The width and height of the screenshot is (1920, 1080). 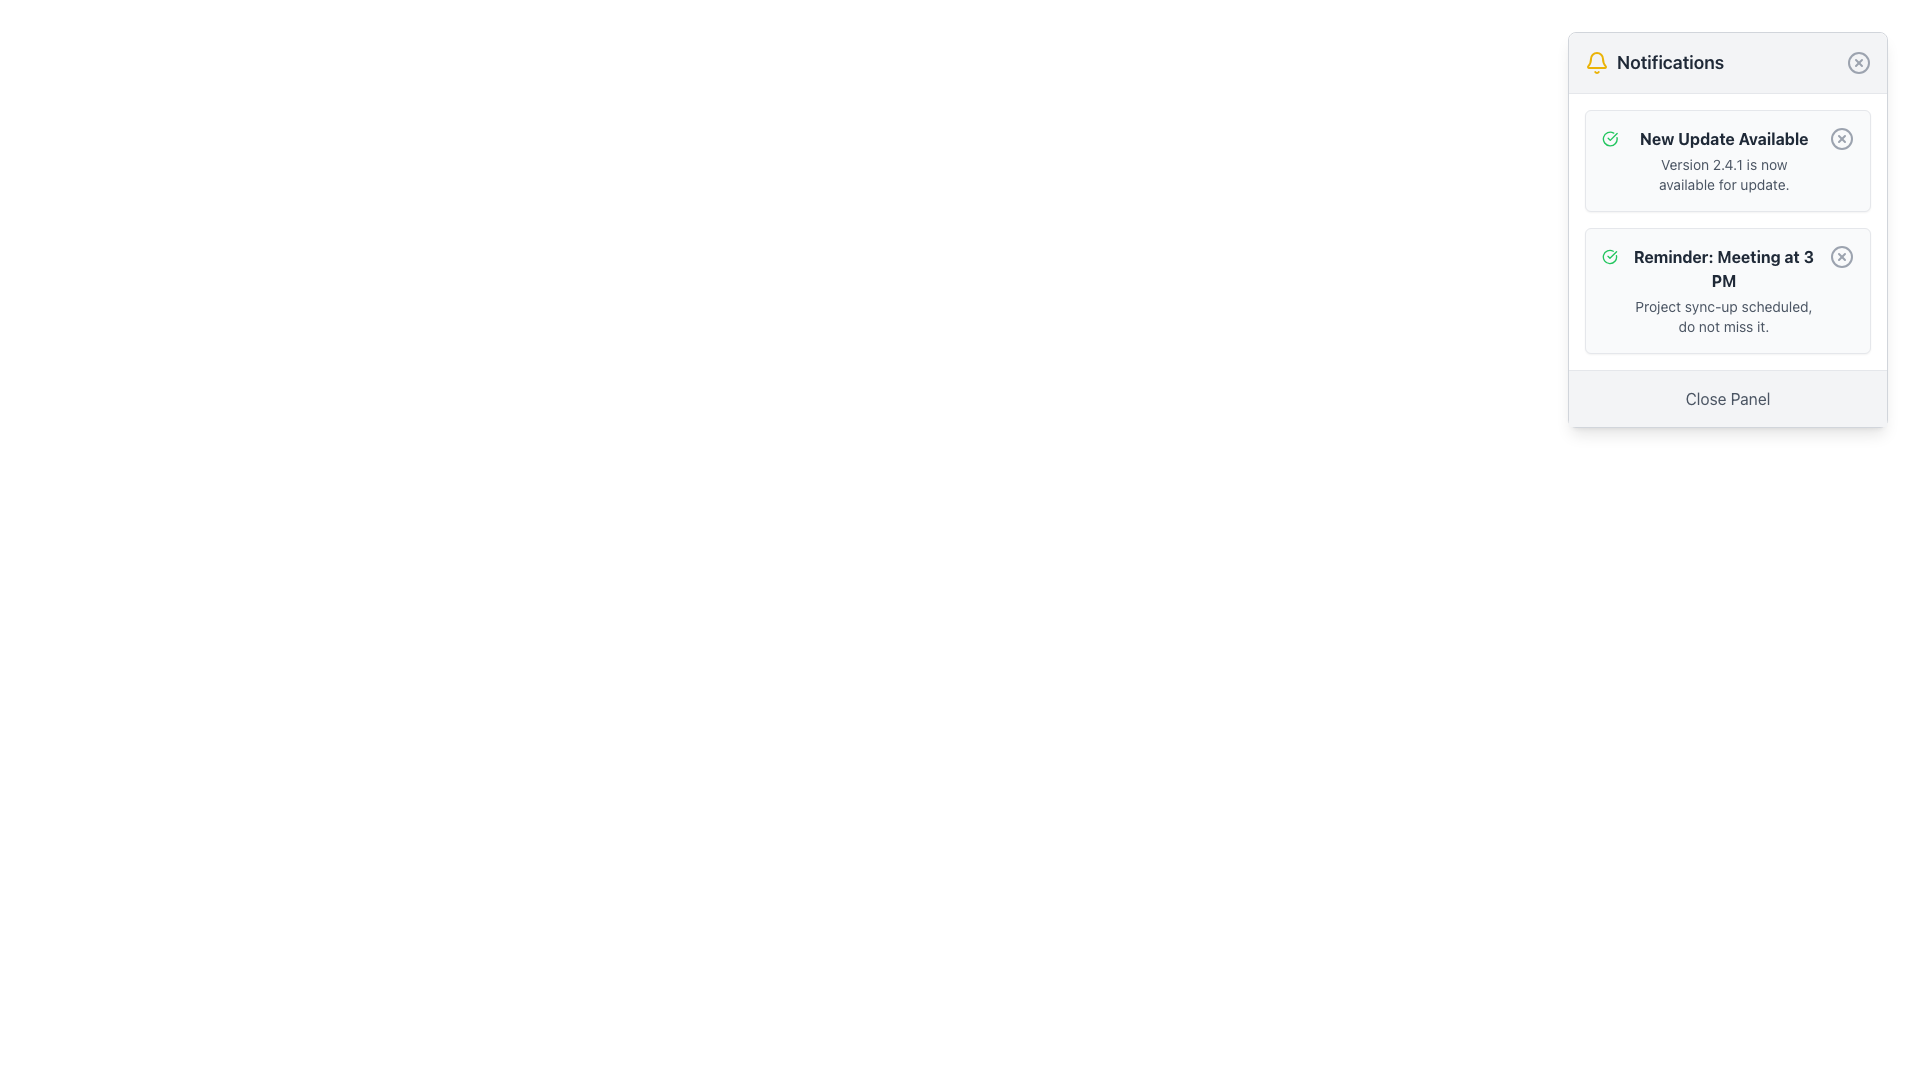 What do you see at coordinates (1727, 398) in the screenshot?
I see `the 'Close Panel' button, which is a rectangular button with rounded edges and a light gray background located at the bottom of the notification panel` at bounding box center [1727, 398].